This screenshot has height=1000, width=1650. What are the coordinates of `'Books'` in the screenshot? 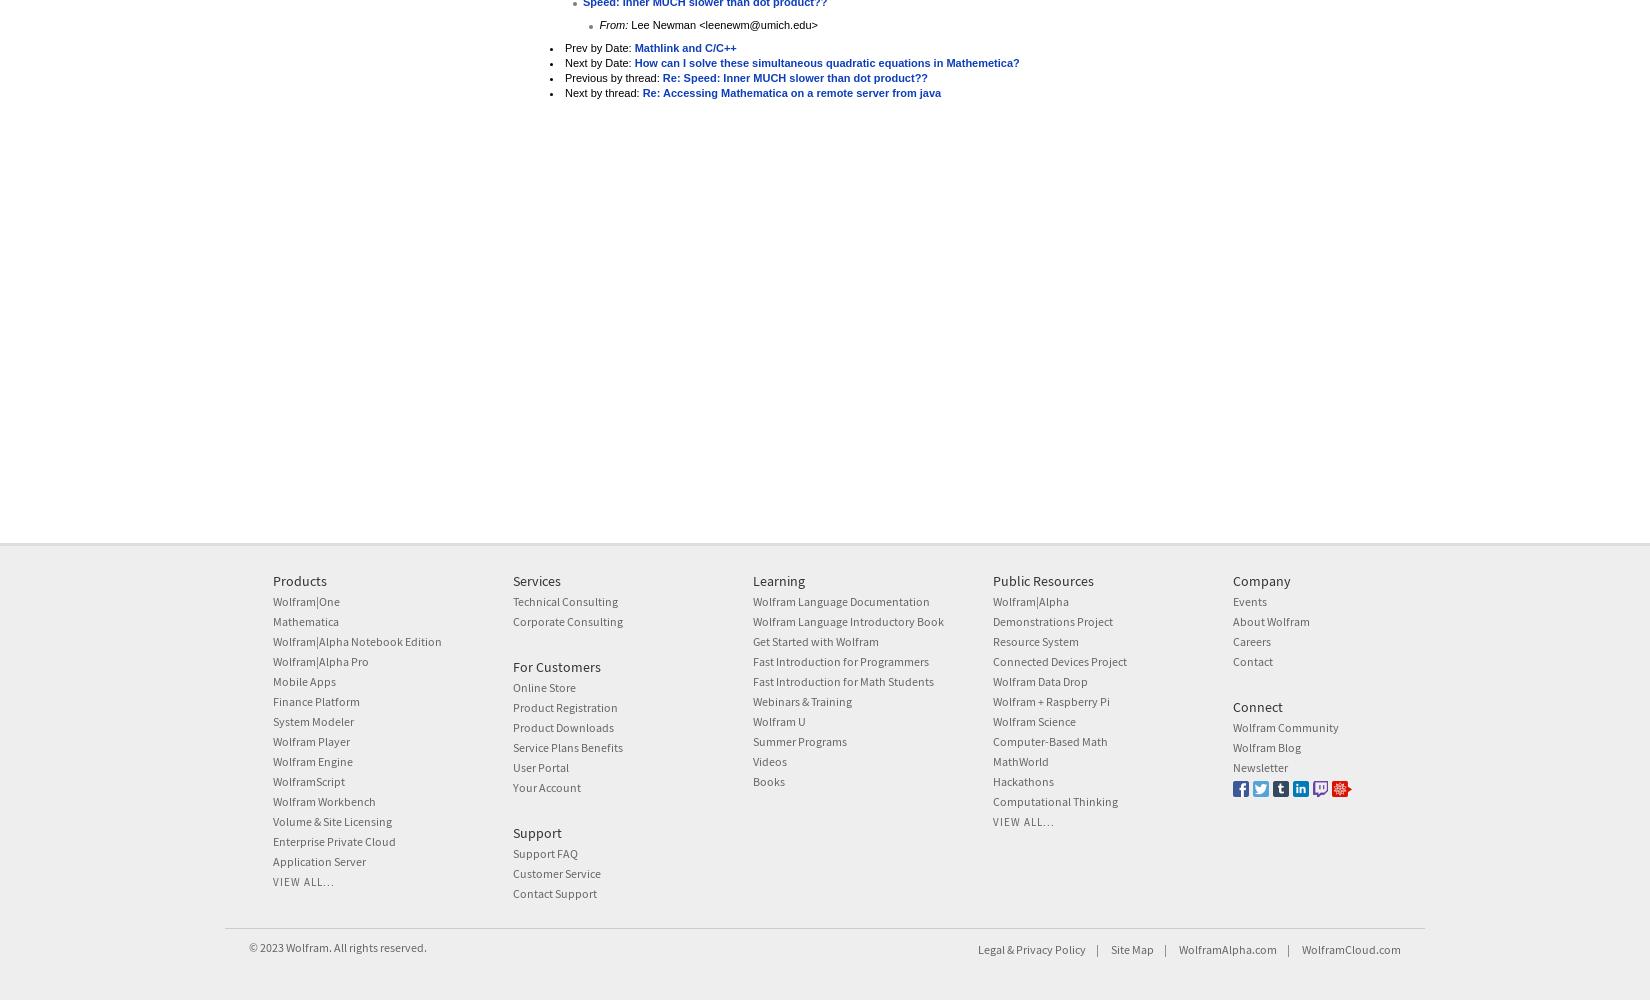 It's located at (768, 780).